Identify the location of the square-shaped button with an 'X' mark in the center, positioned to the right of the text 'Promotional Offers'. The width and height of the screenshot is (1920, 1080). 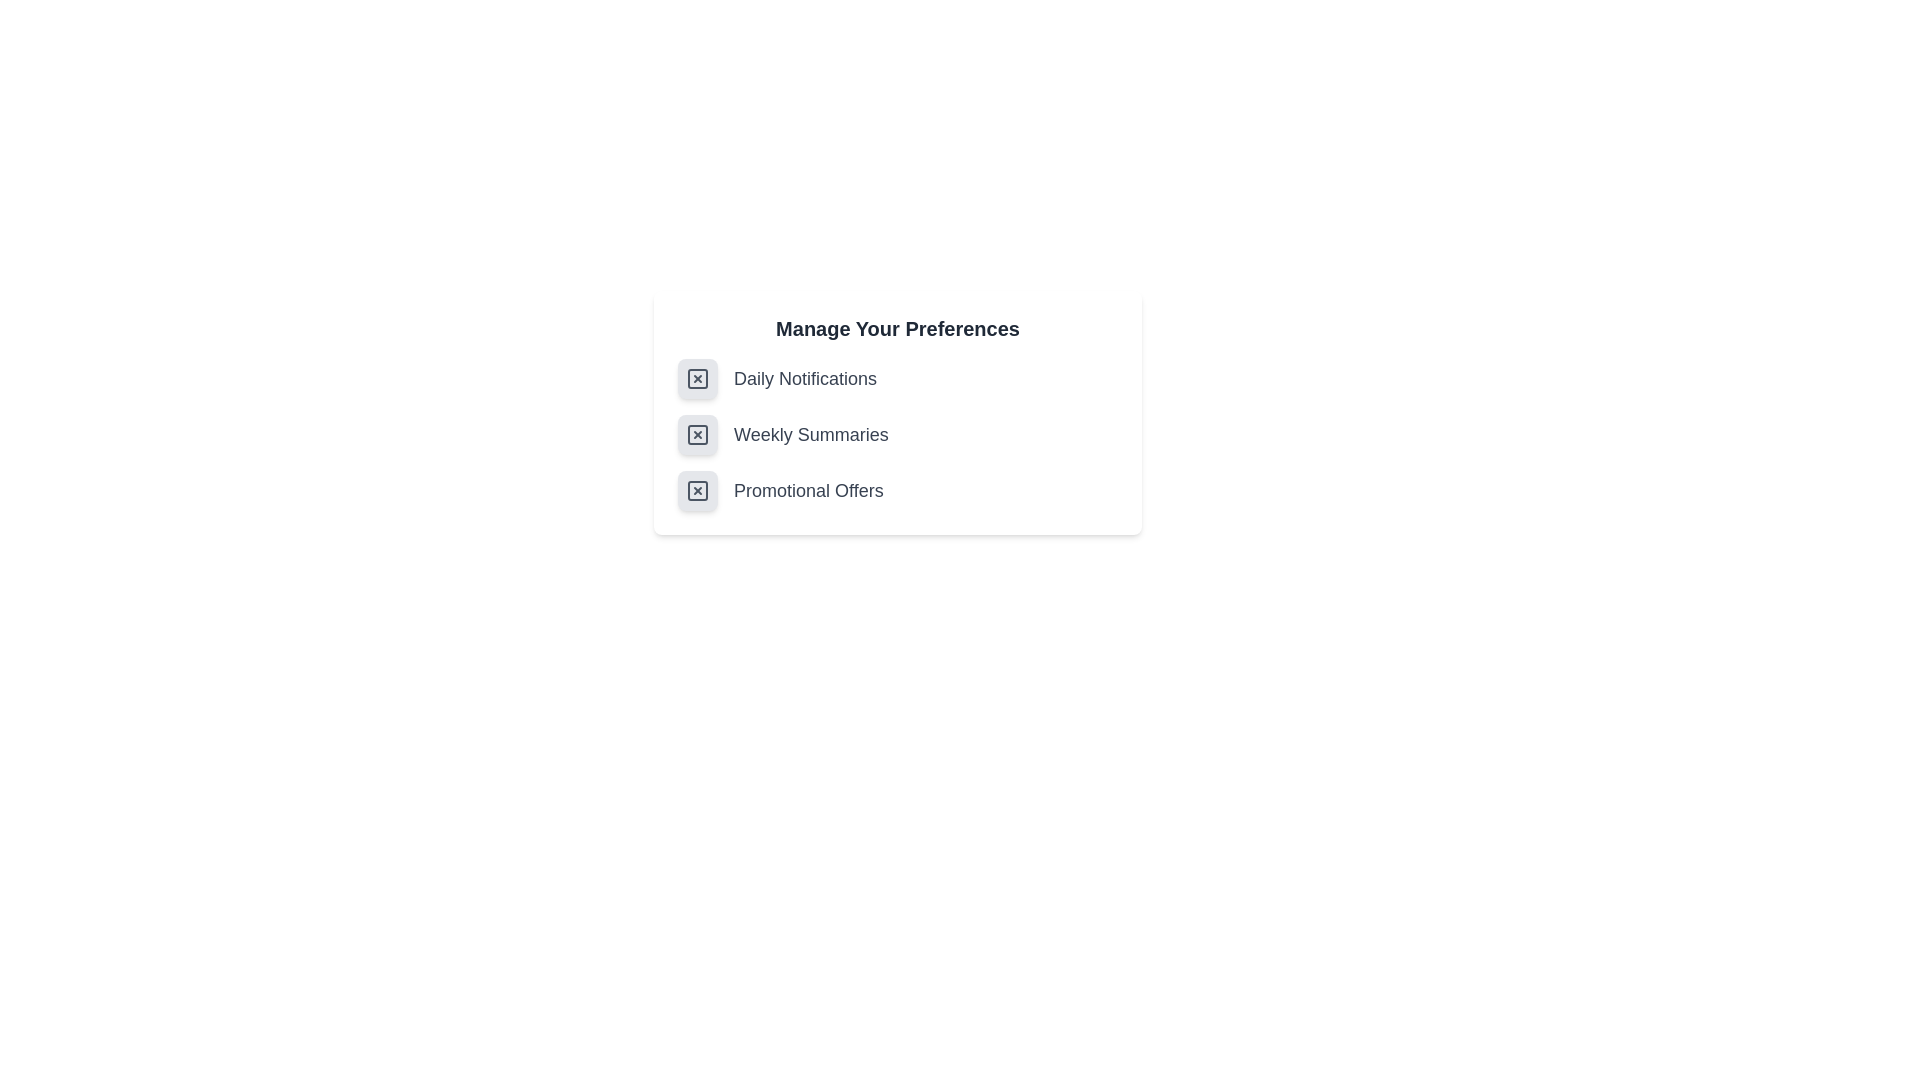
(697, 490).